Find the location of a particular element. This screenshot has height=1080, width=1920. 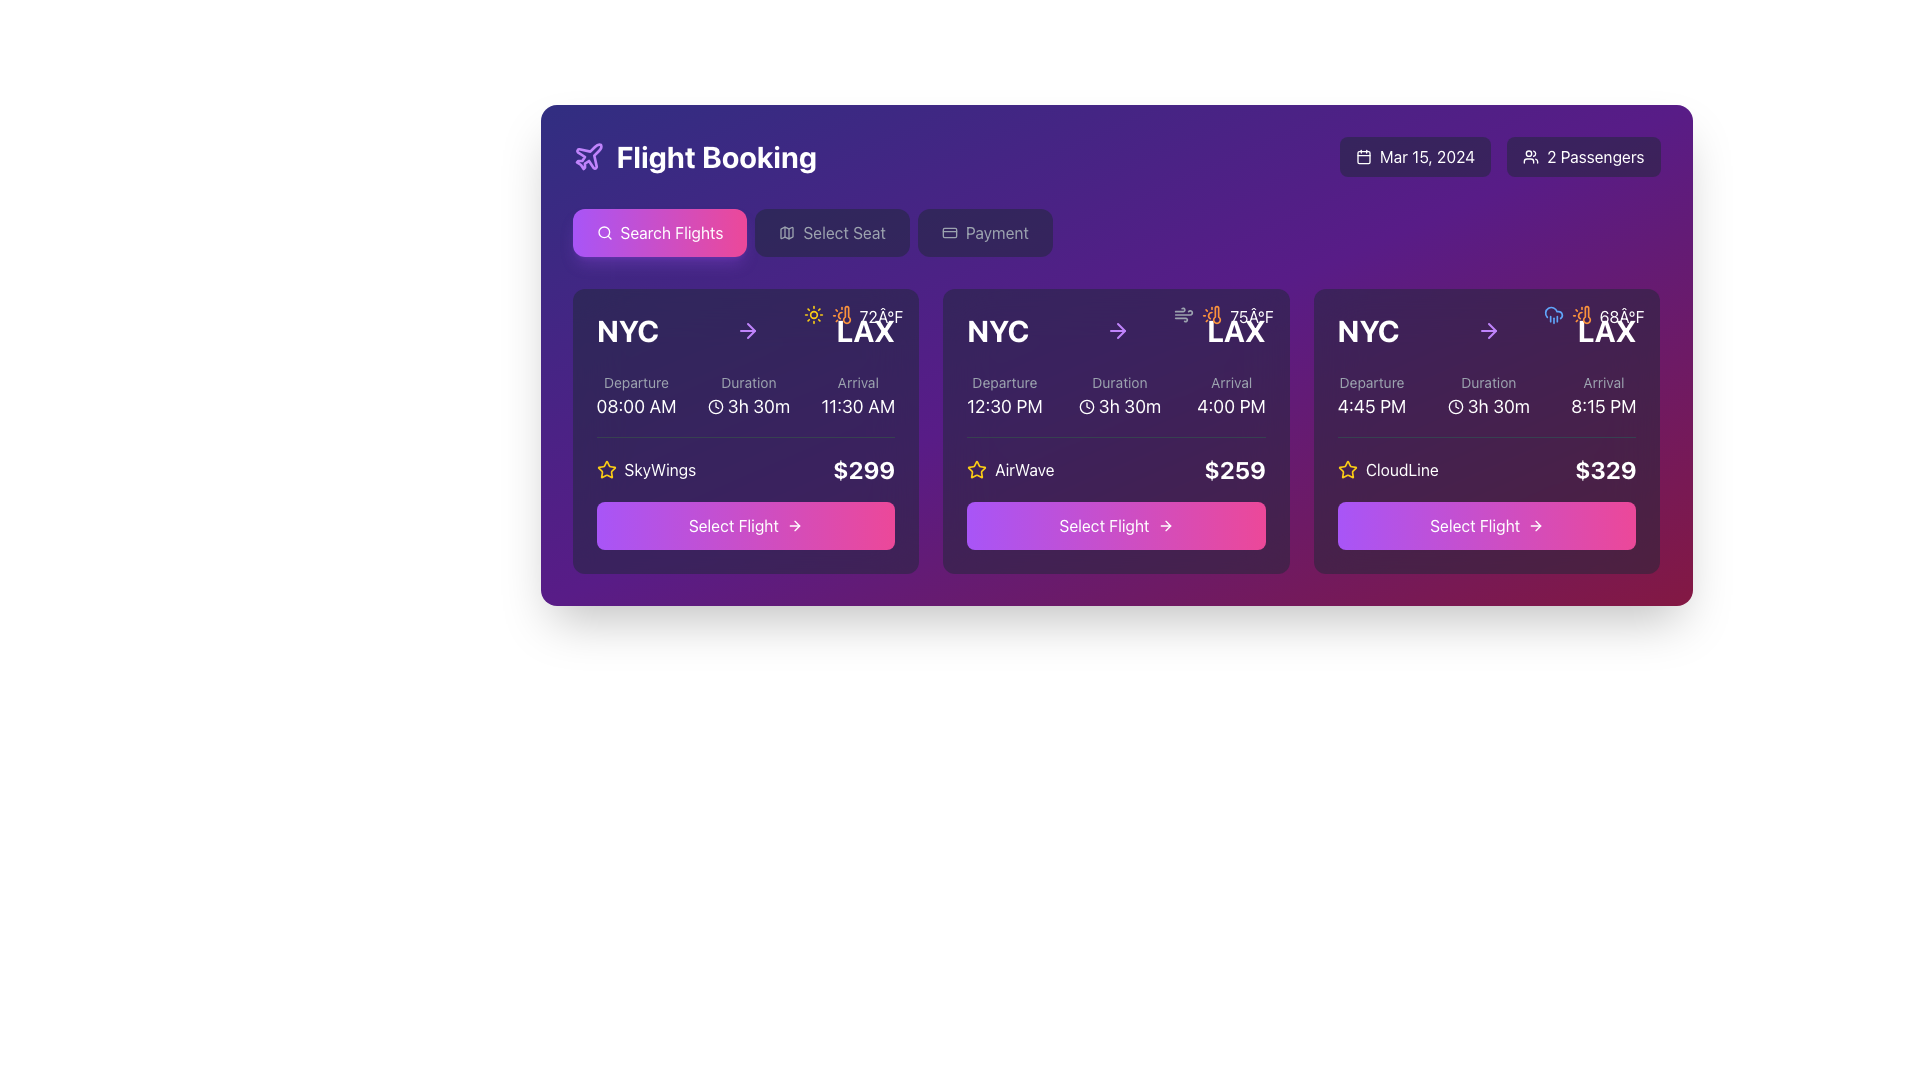

the decorative SVG element located in the payment section's icon cluster on the right side of the action bar is located at coordinates (948, 231).